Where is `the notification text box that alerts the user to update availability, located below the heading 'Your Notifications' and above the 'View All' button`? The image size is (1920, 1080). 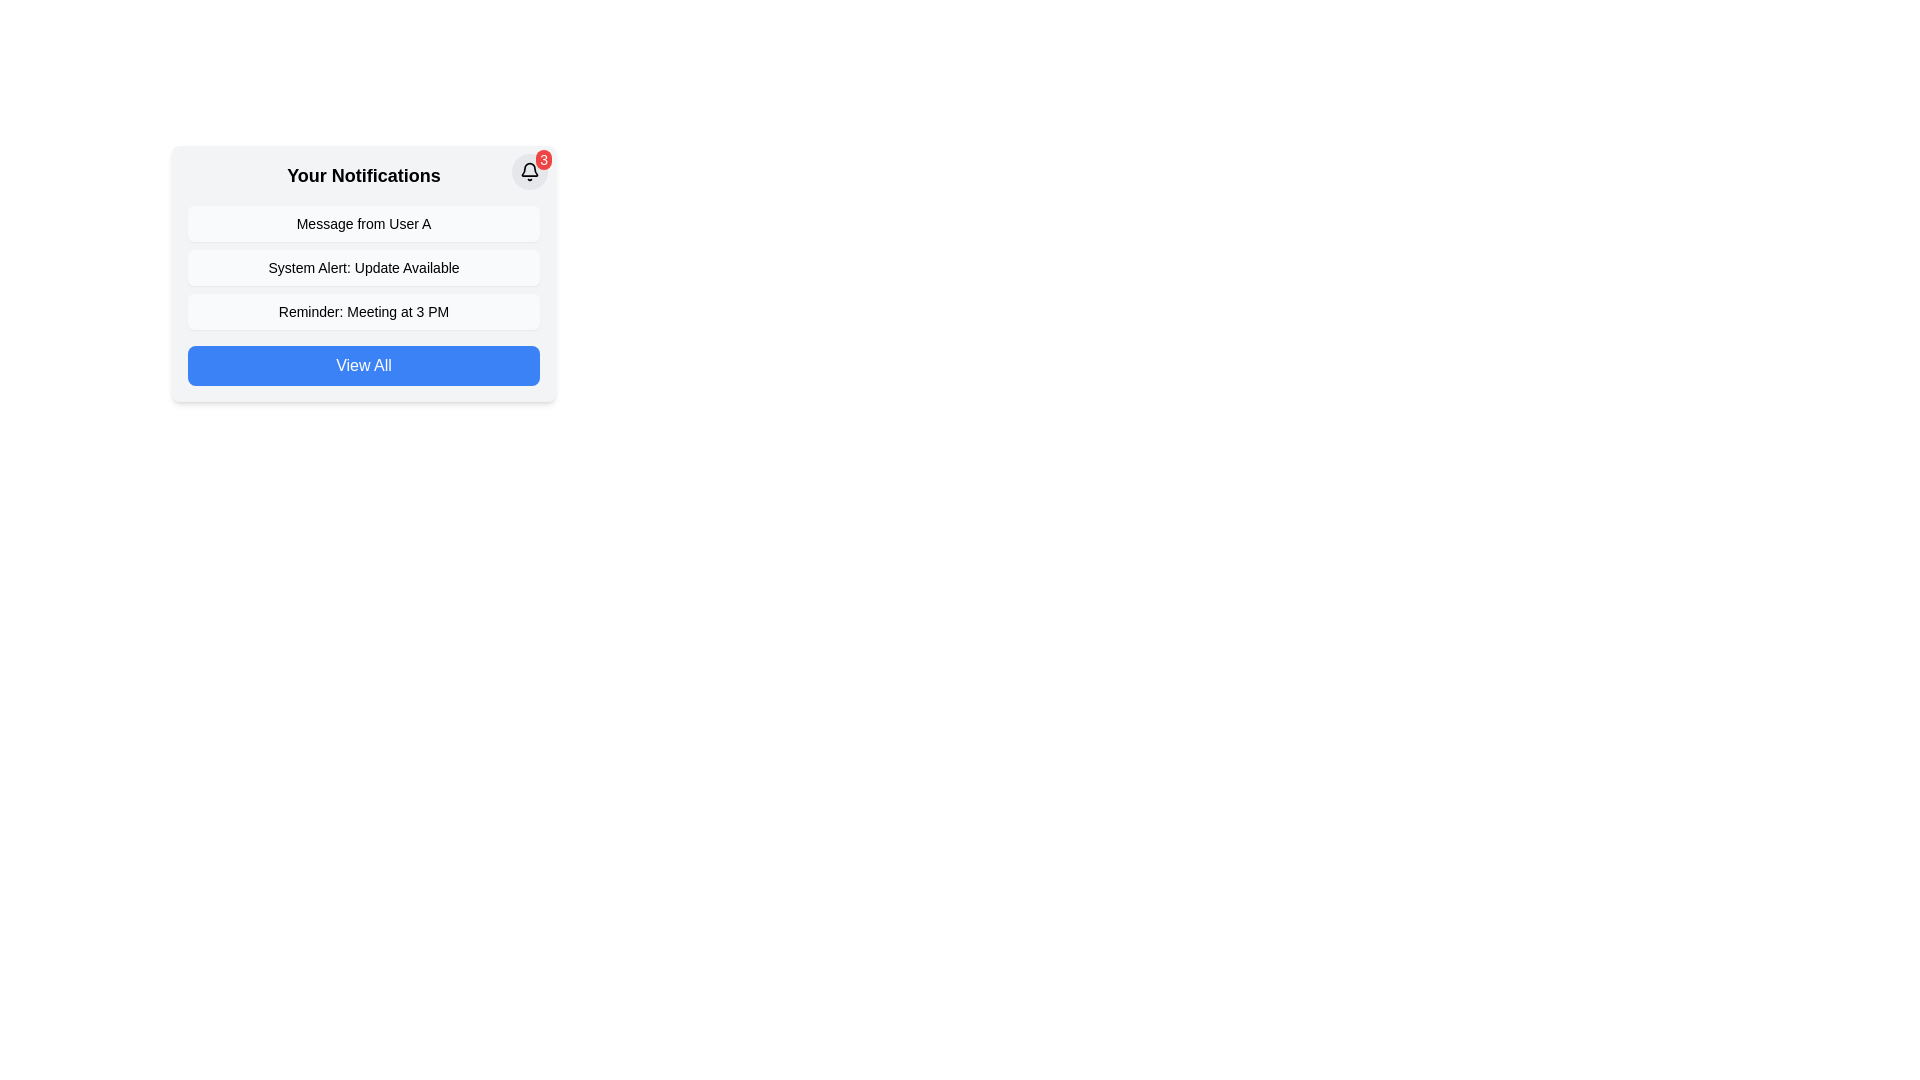
the notification text box that alerts the user to update availability, located below the heading 'Your Notifications' and above the 'View All' button is located at coordinates (364, 266).